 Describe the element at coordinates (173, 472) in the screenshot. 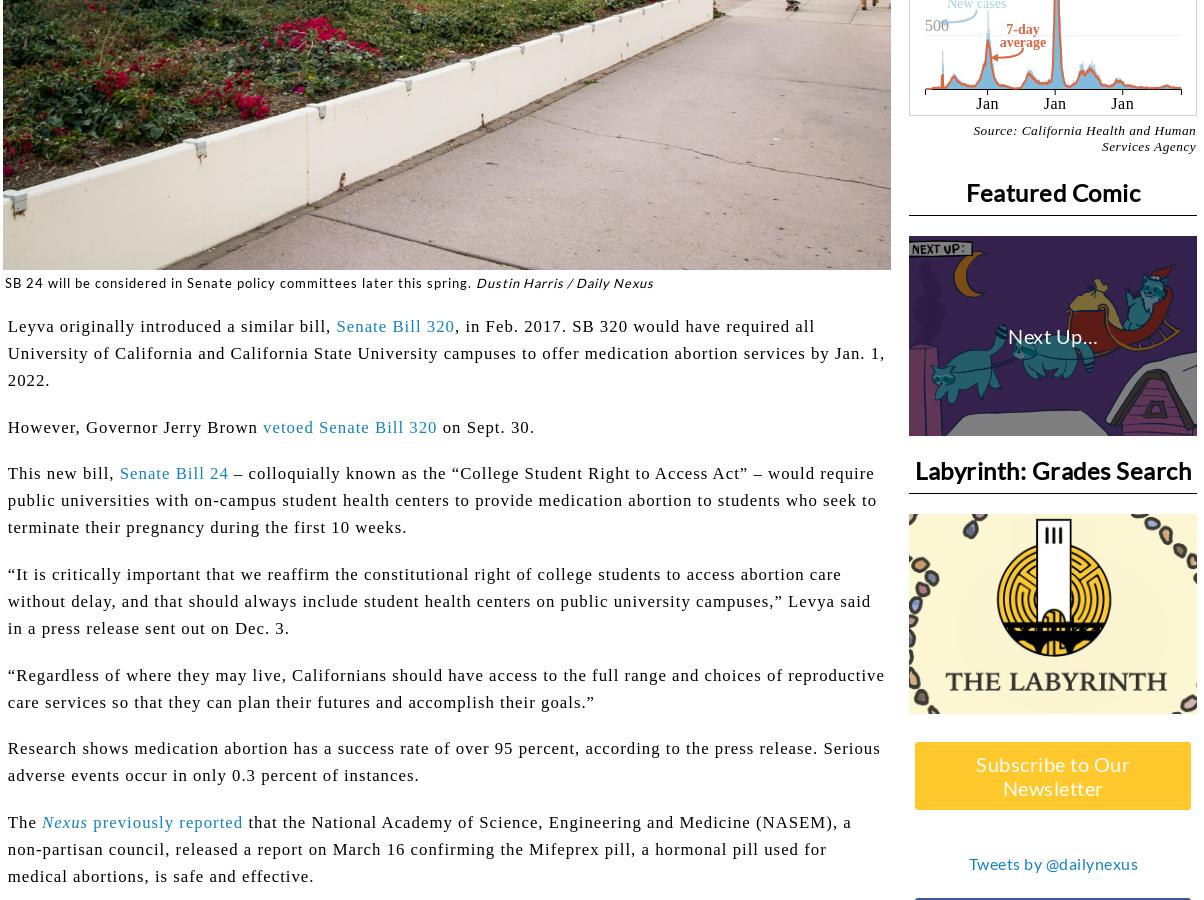

I see `'Senate Bill 24'` at that location.